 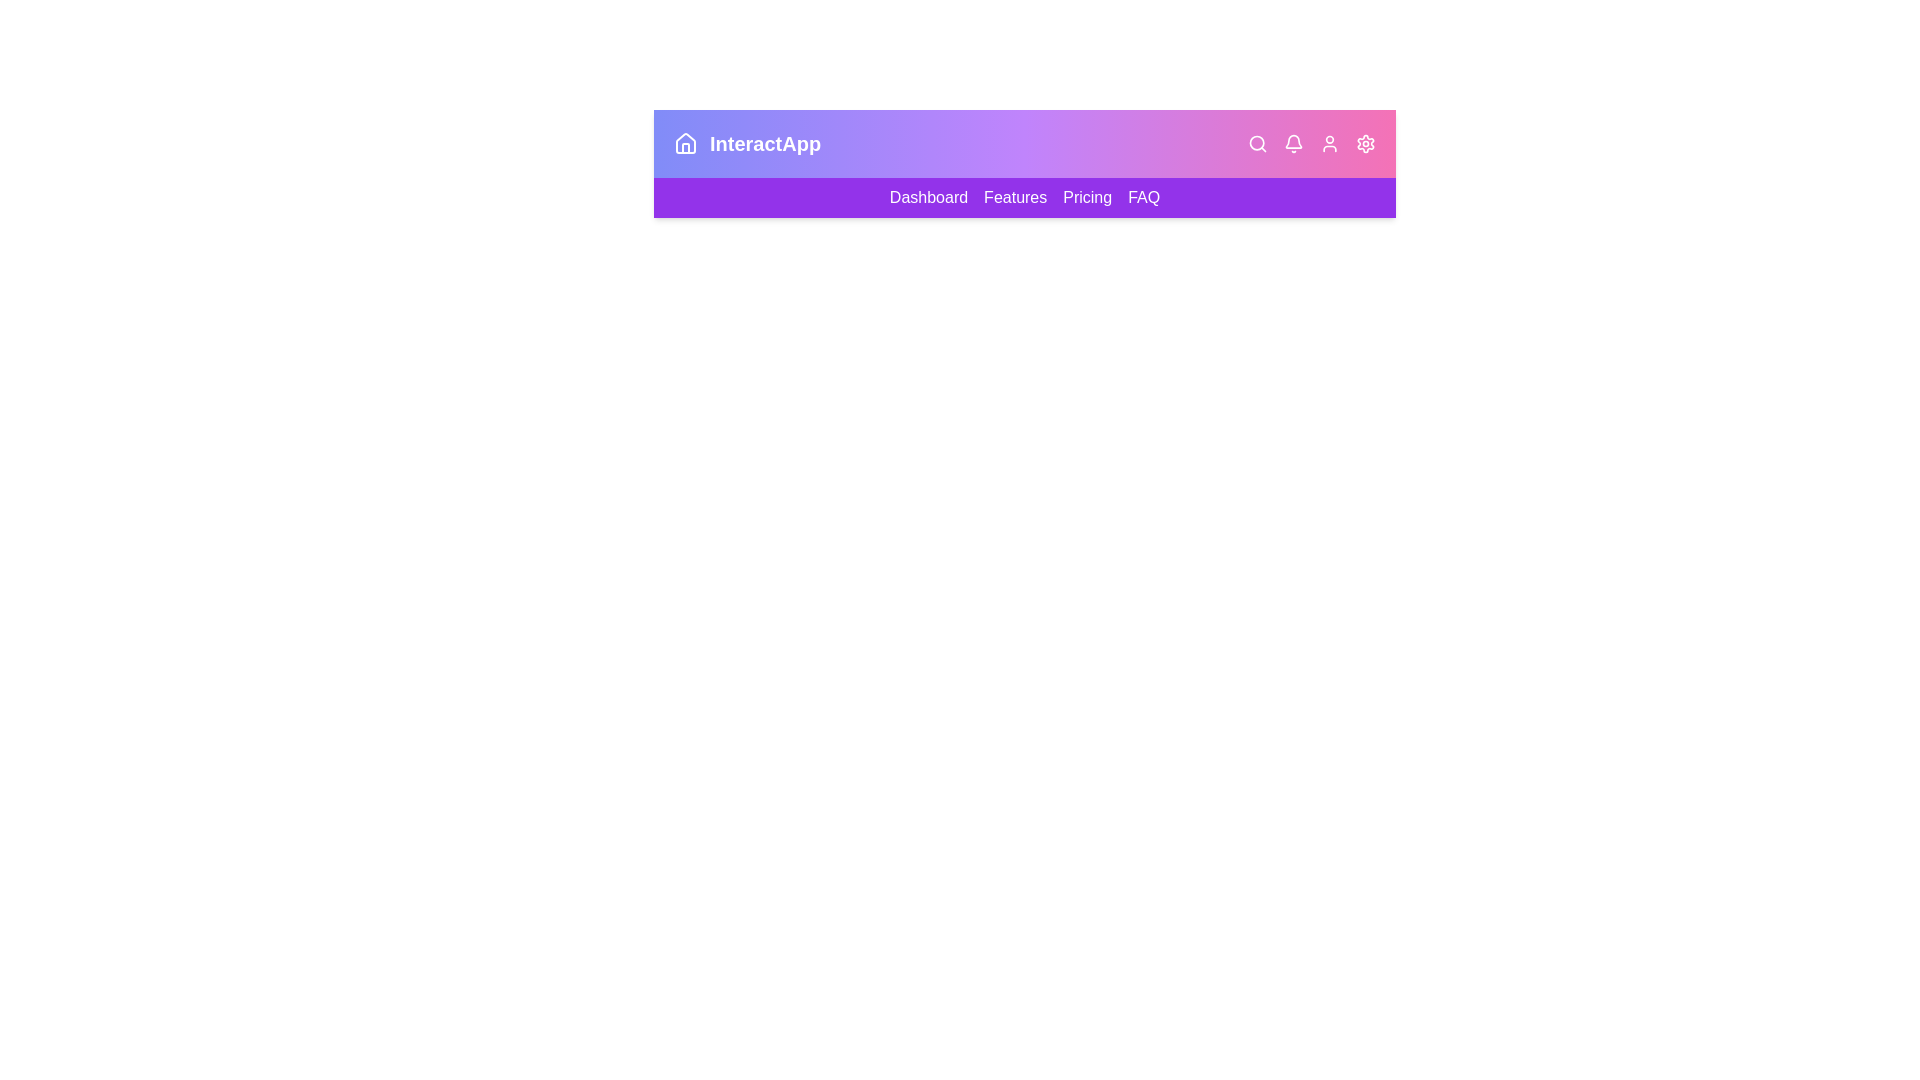 I want to click on the 'FAQ' link in the navigation bar, so click(x=1143, y=197).